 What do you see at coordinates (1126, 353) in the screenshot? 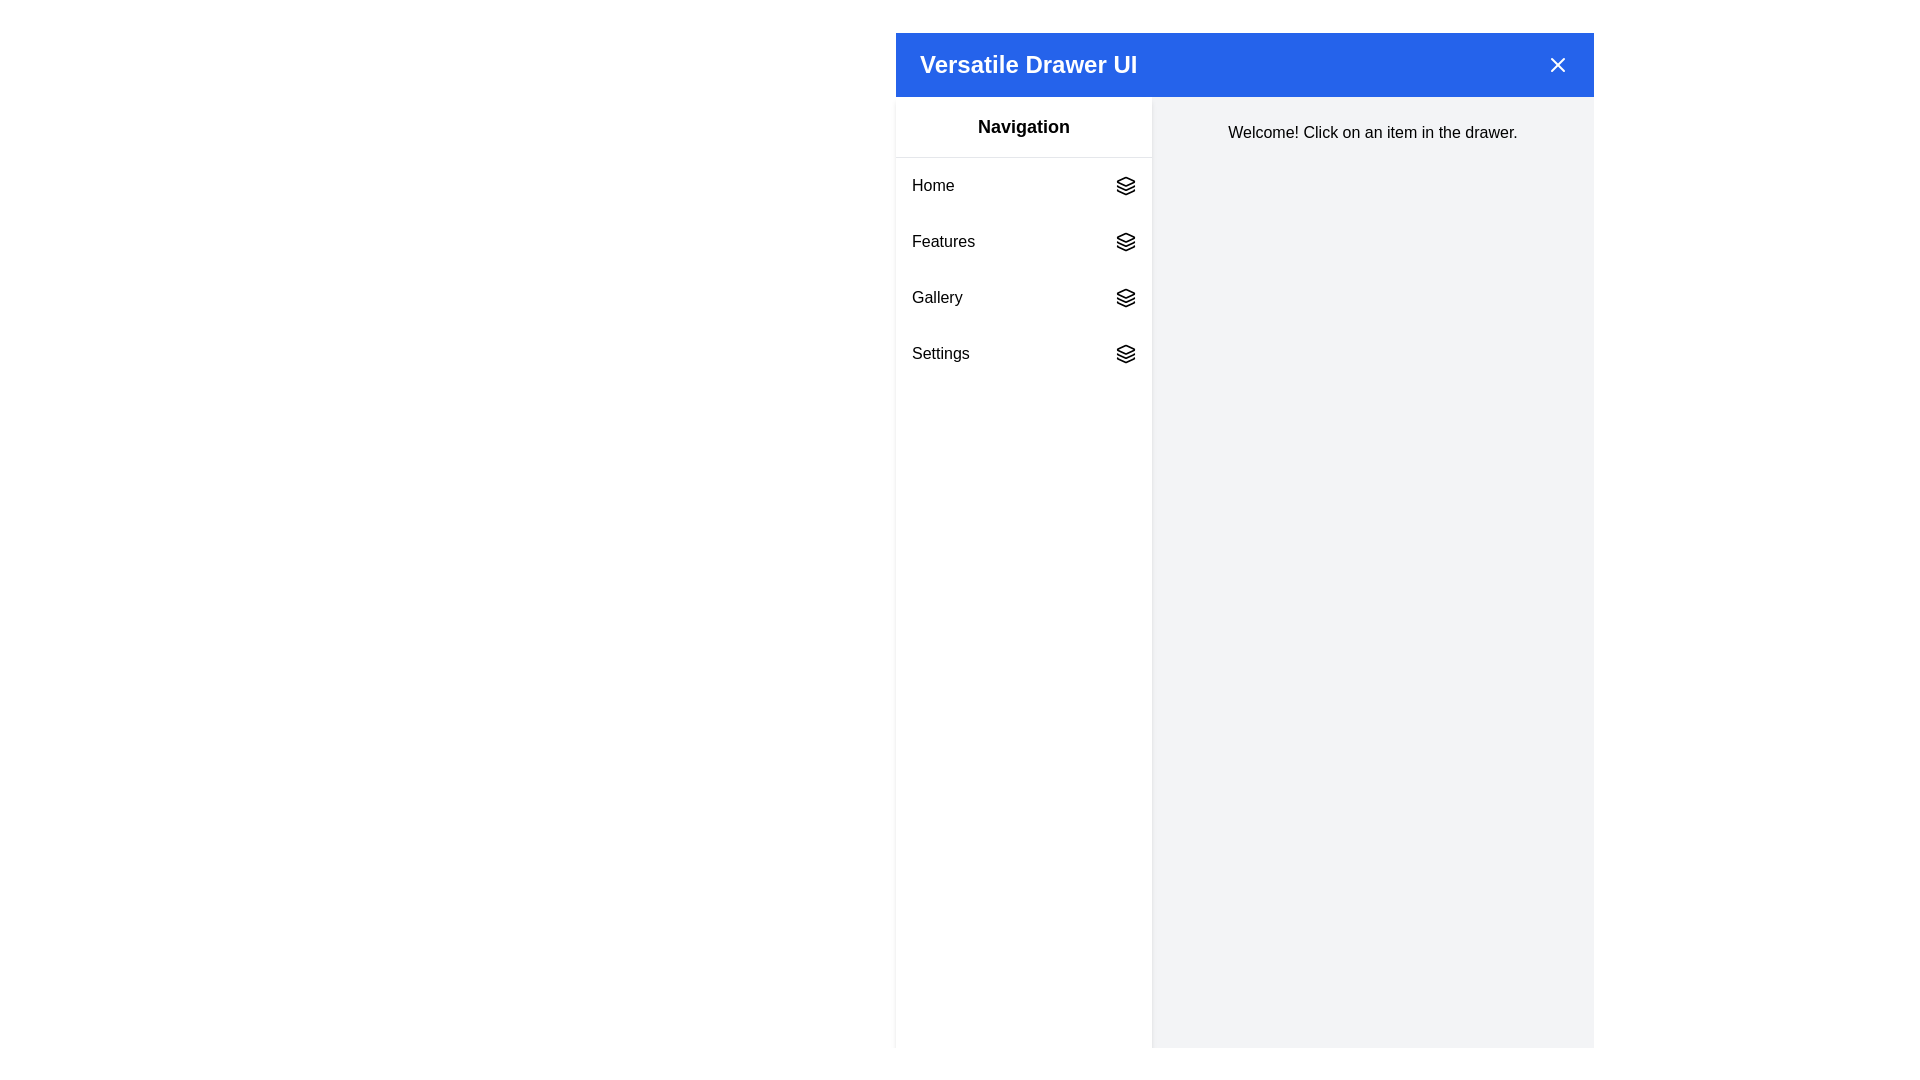
I see `the icon resembling stacked layers located to the right of the 'Settings' text in the navigation section` at bounding box center [1126, 353].